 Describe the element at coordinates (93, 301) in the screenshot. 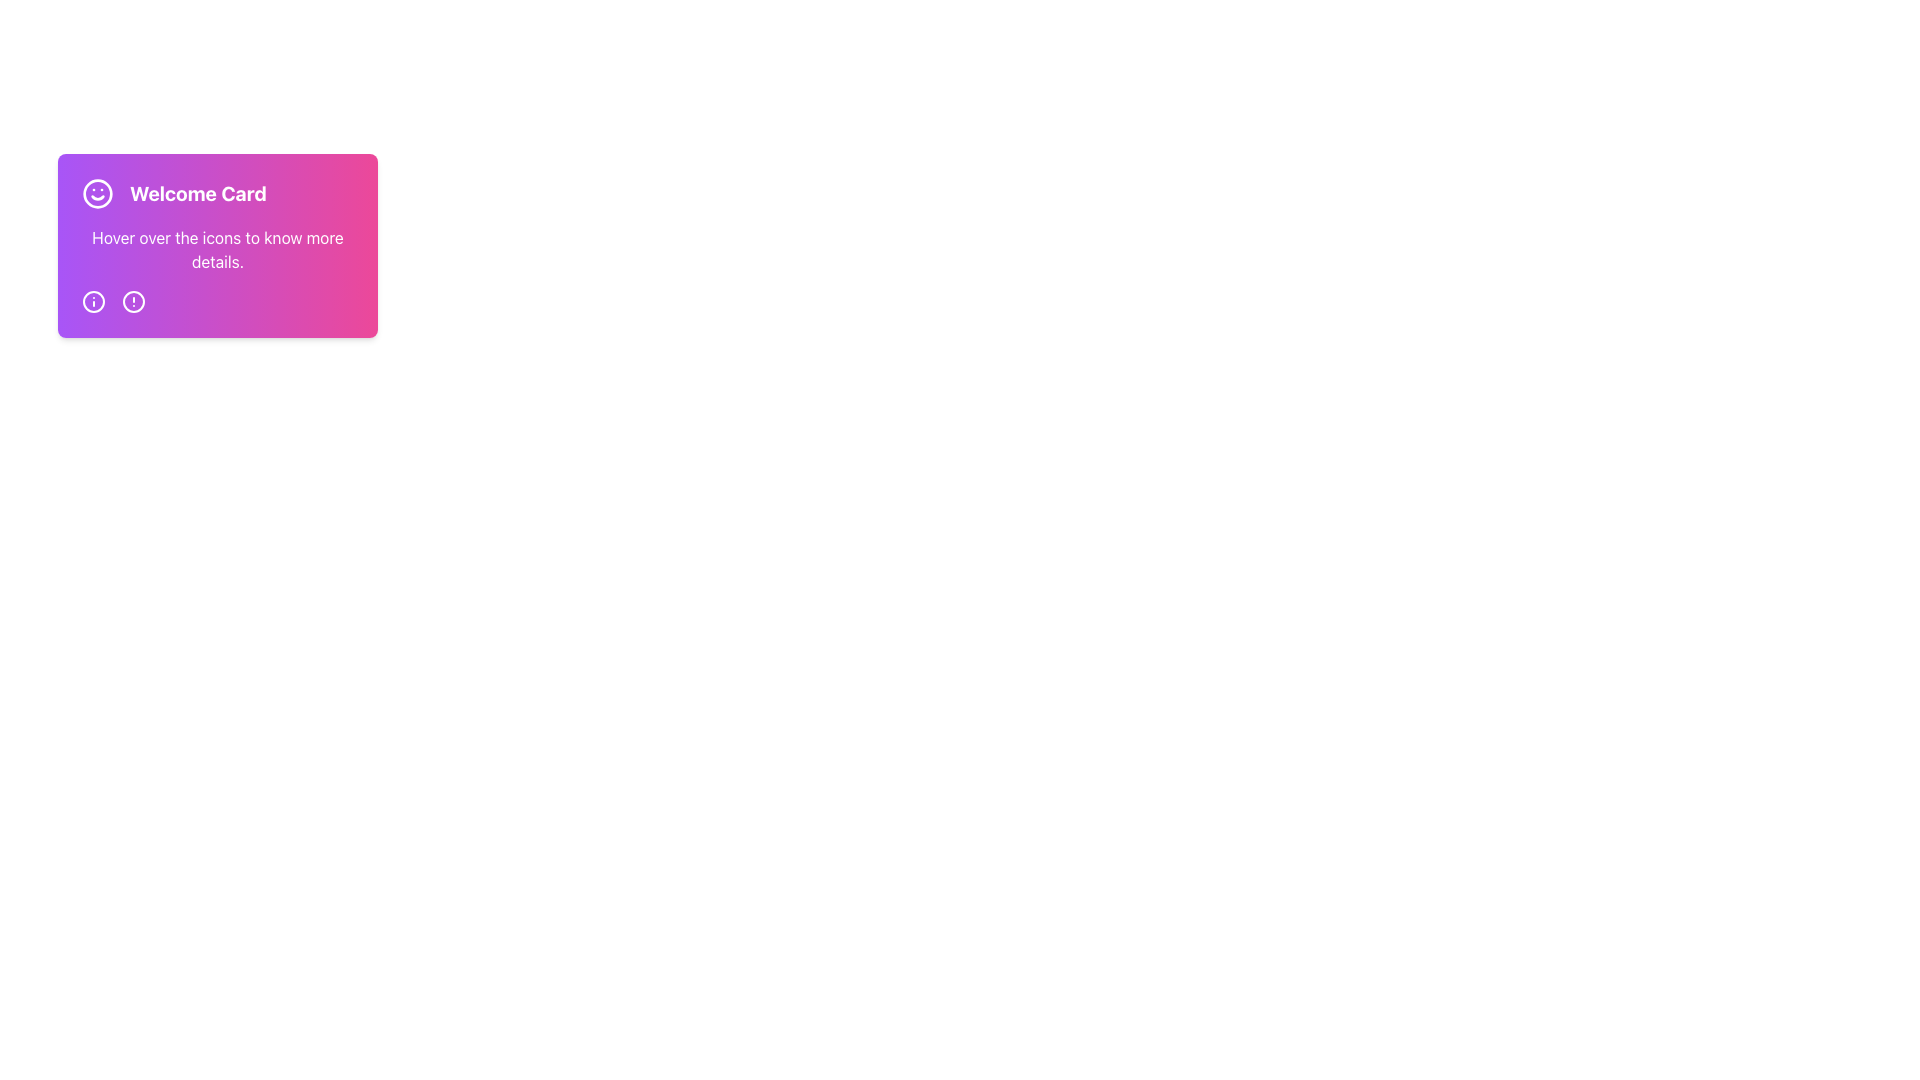

I see `the information icon located in the bottom left section of the card-like gradient background, which is the first in a horizontal set of icons and precedes a warning icon` at that location.